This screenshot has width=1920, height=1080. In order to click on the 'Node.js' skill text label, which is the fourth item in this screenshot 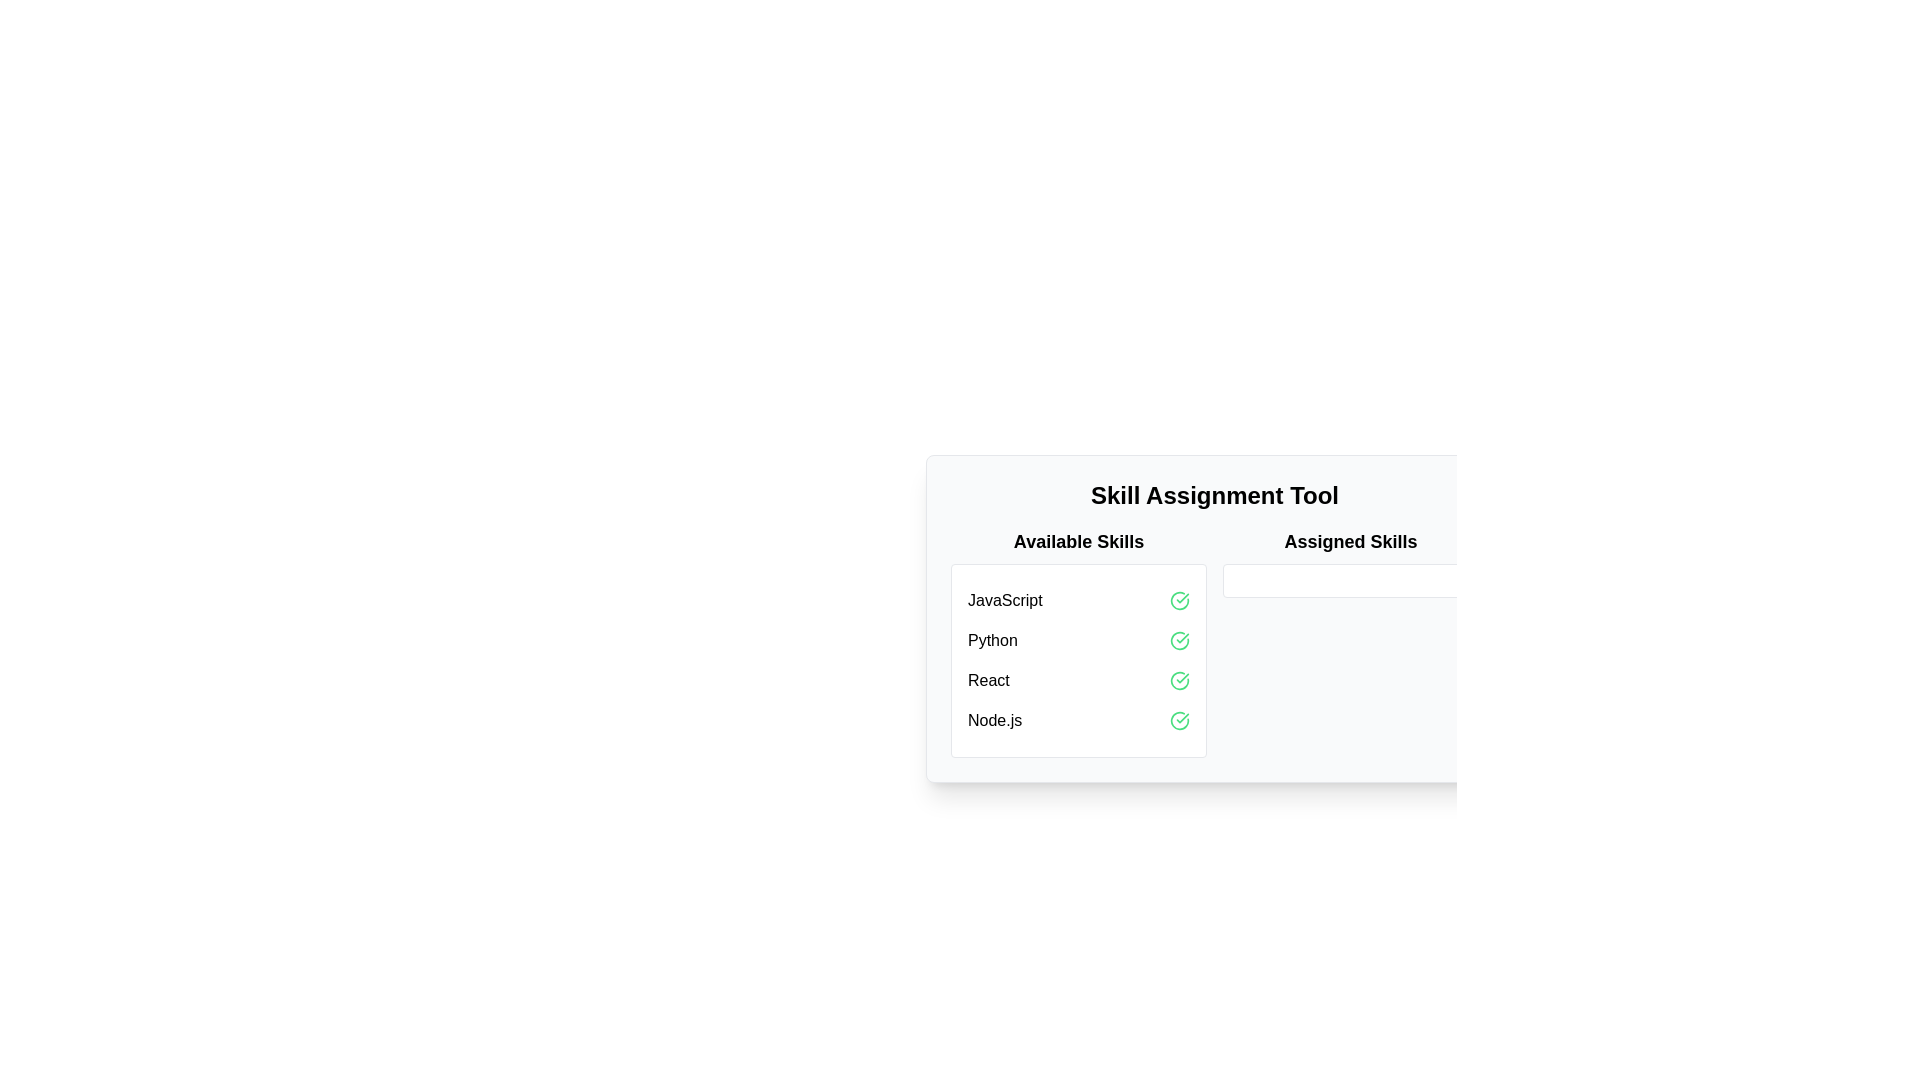, I will do `click(994, 721)`.